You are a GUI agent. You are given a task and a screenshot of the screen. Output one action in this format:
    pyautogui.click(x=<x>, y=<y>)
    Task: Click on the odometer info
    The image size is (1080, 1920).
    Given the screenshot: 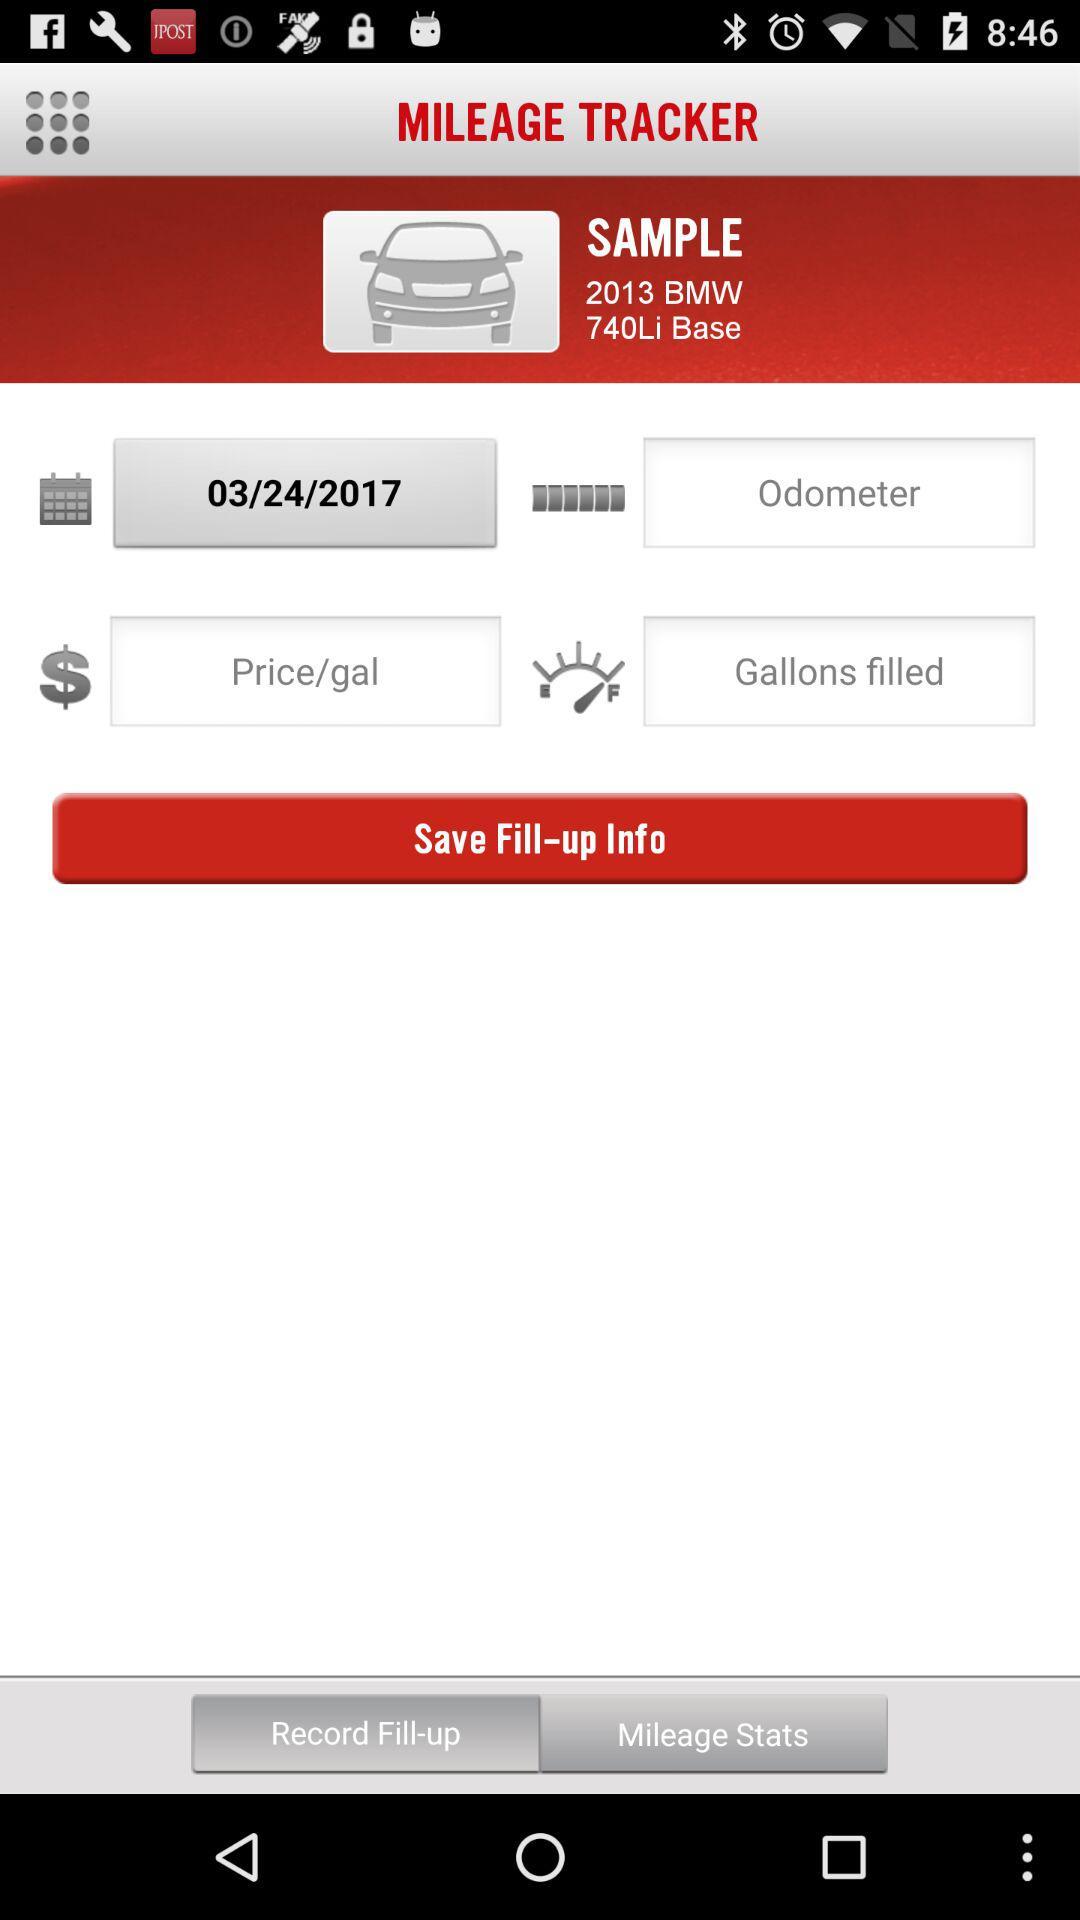 What is the action you would take?
    pyautogui.click(x=839, y=498)
    